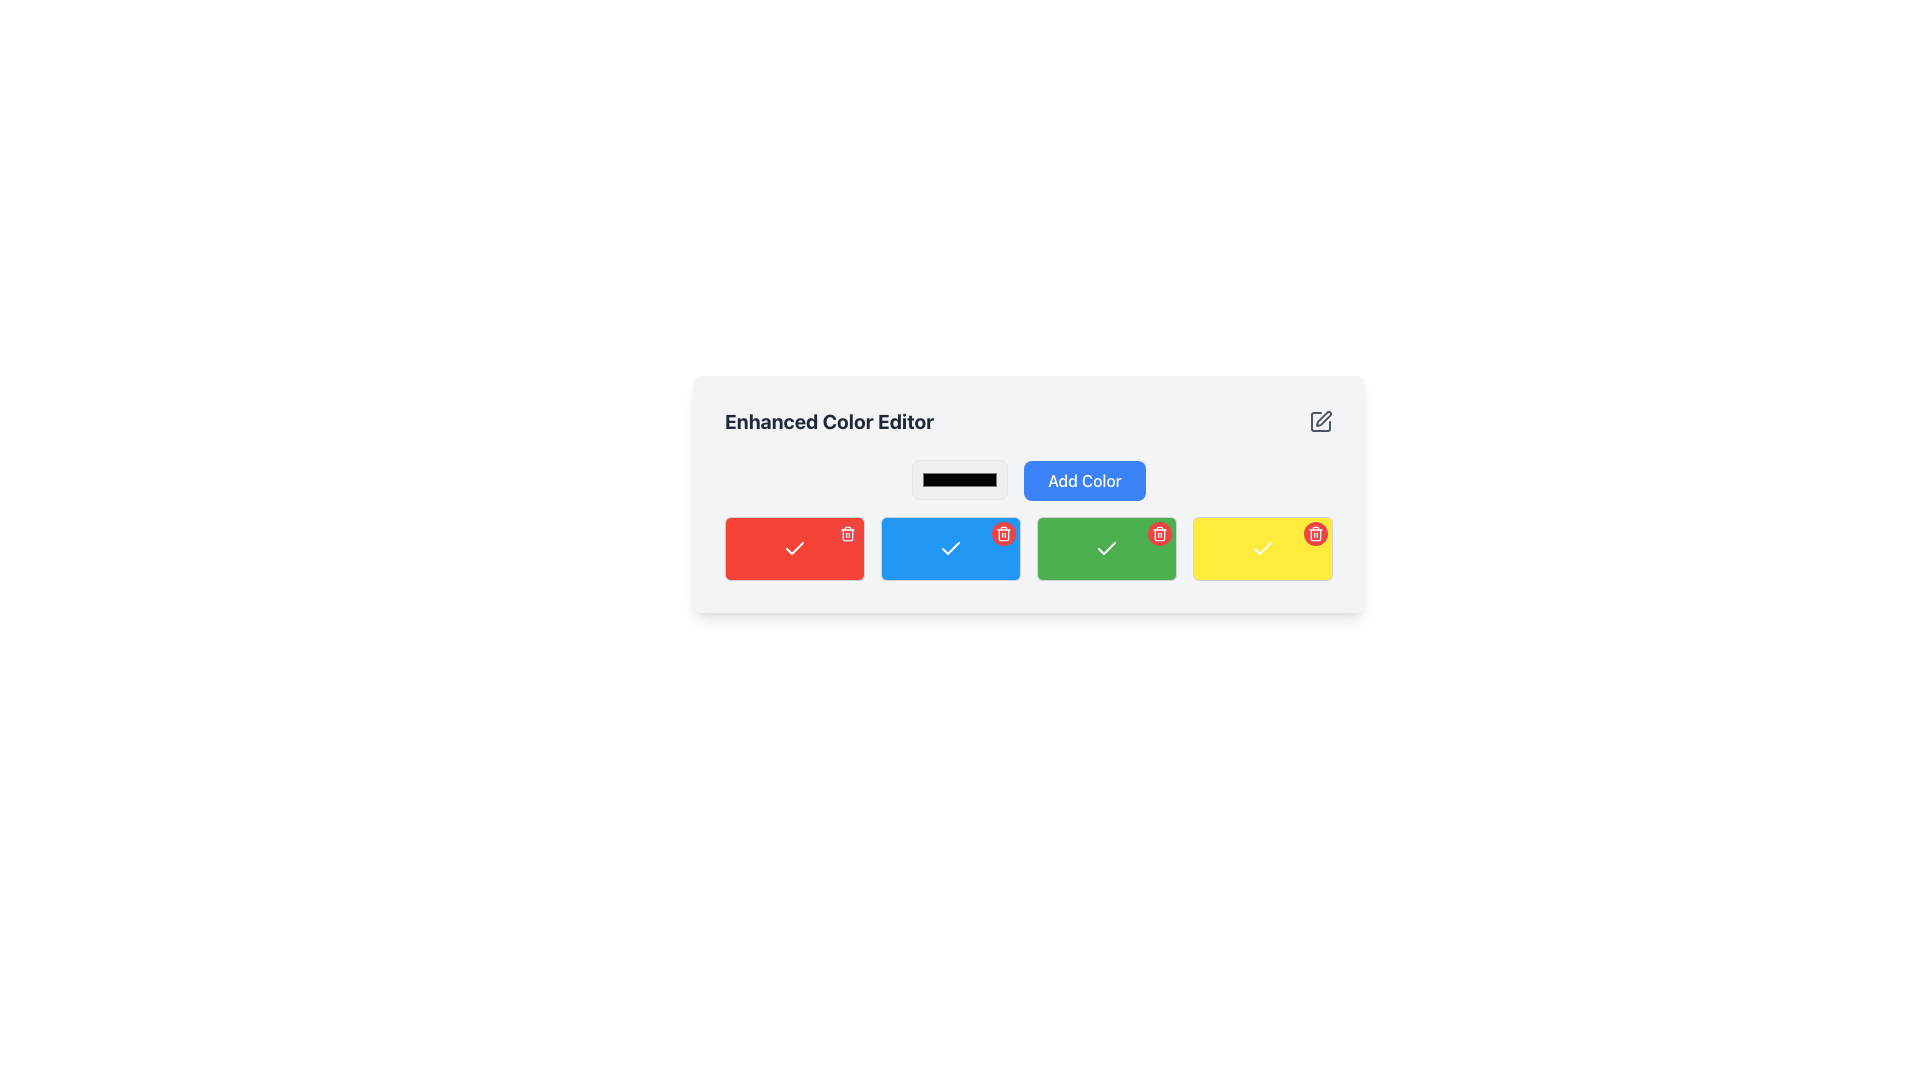 The image size is (1920, 1080). I want to click on the fourth rectangle in the color selection grid, so click(1261, 548).